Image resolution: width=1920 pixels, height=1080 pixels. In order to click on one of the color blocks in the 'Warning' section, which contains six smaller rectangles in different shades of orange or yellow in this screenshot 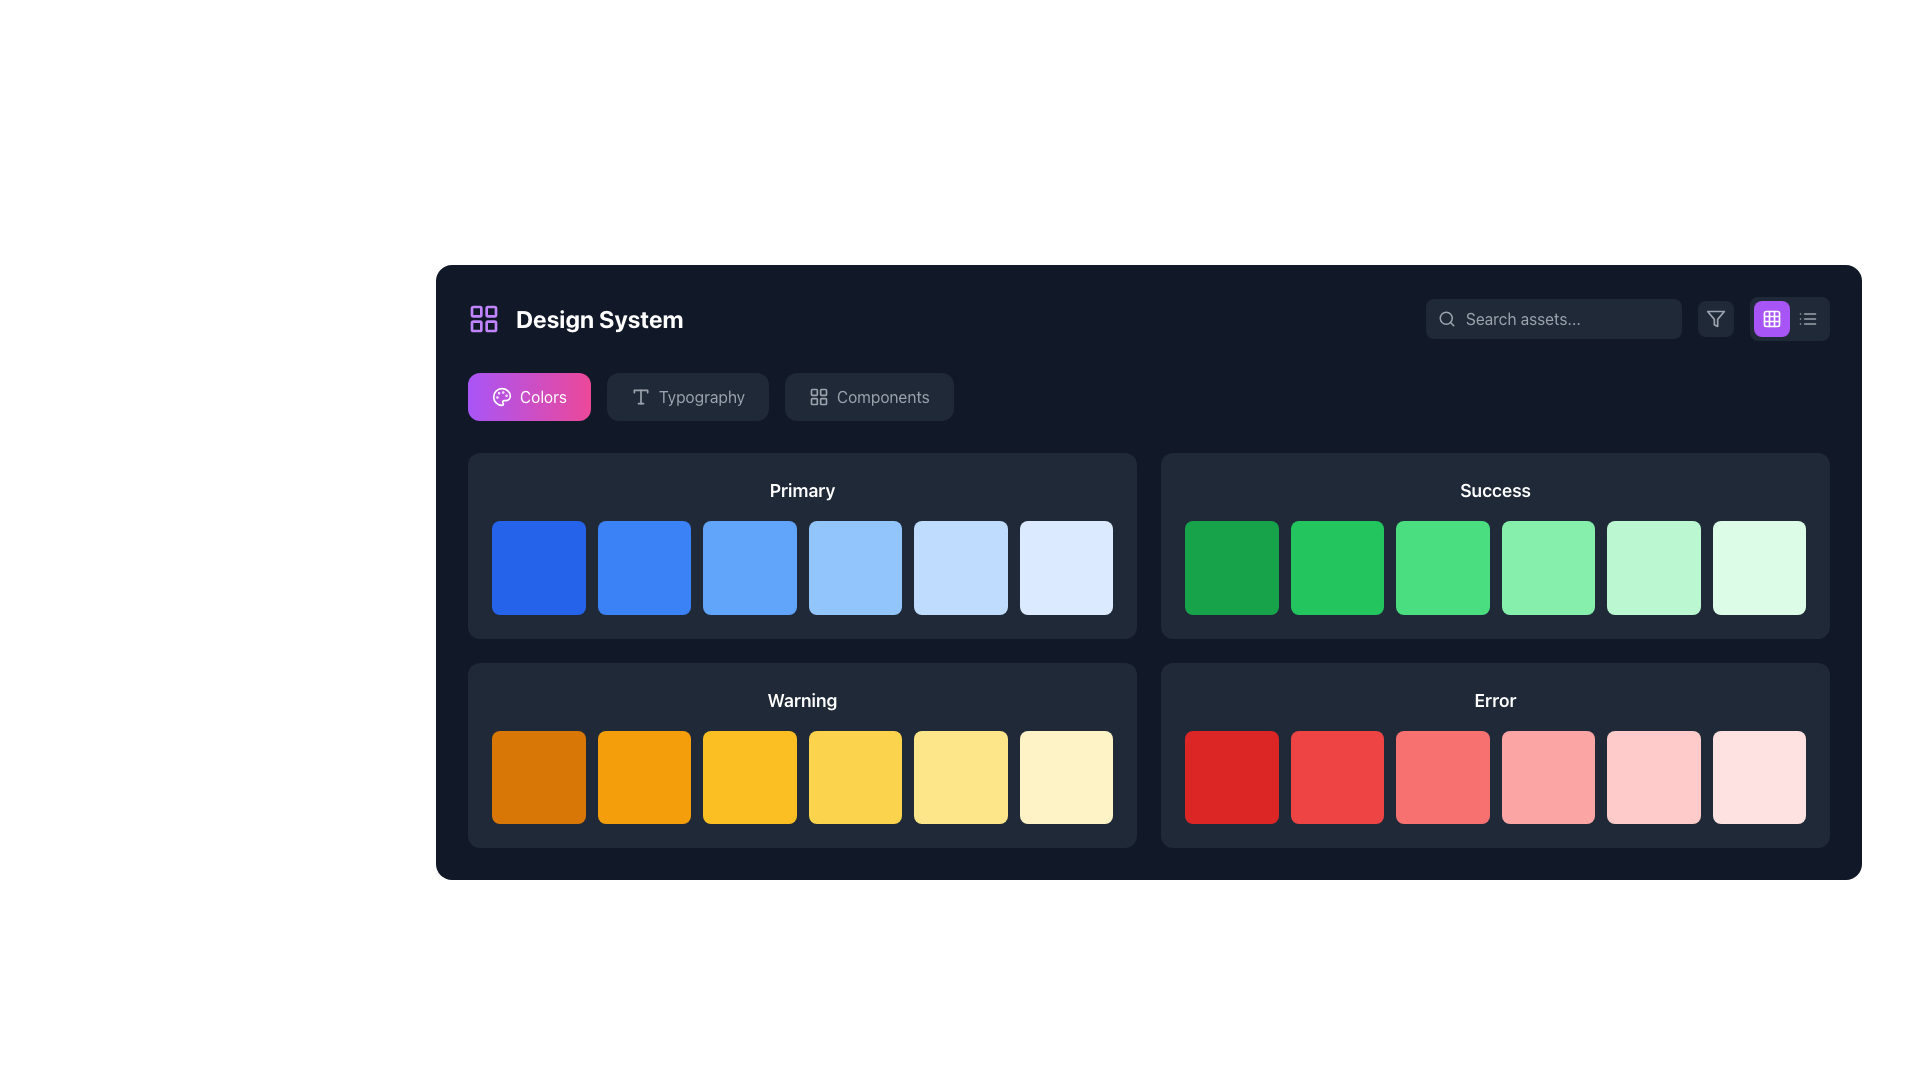, I will do `click(802, 755)`.